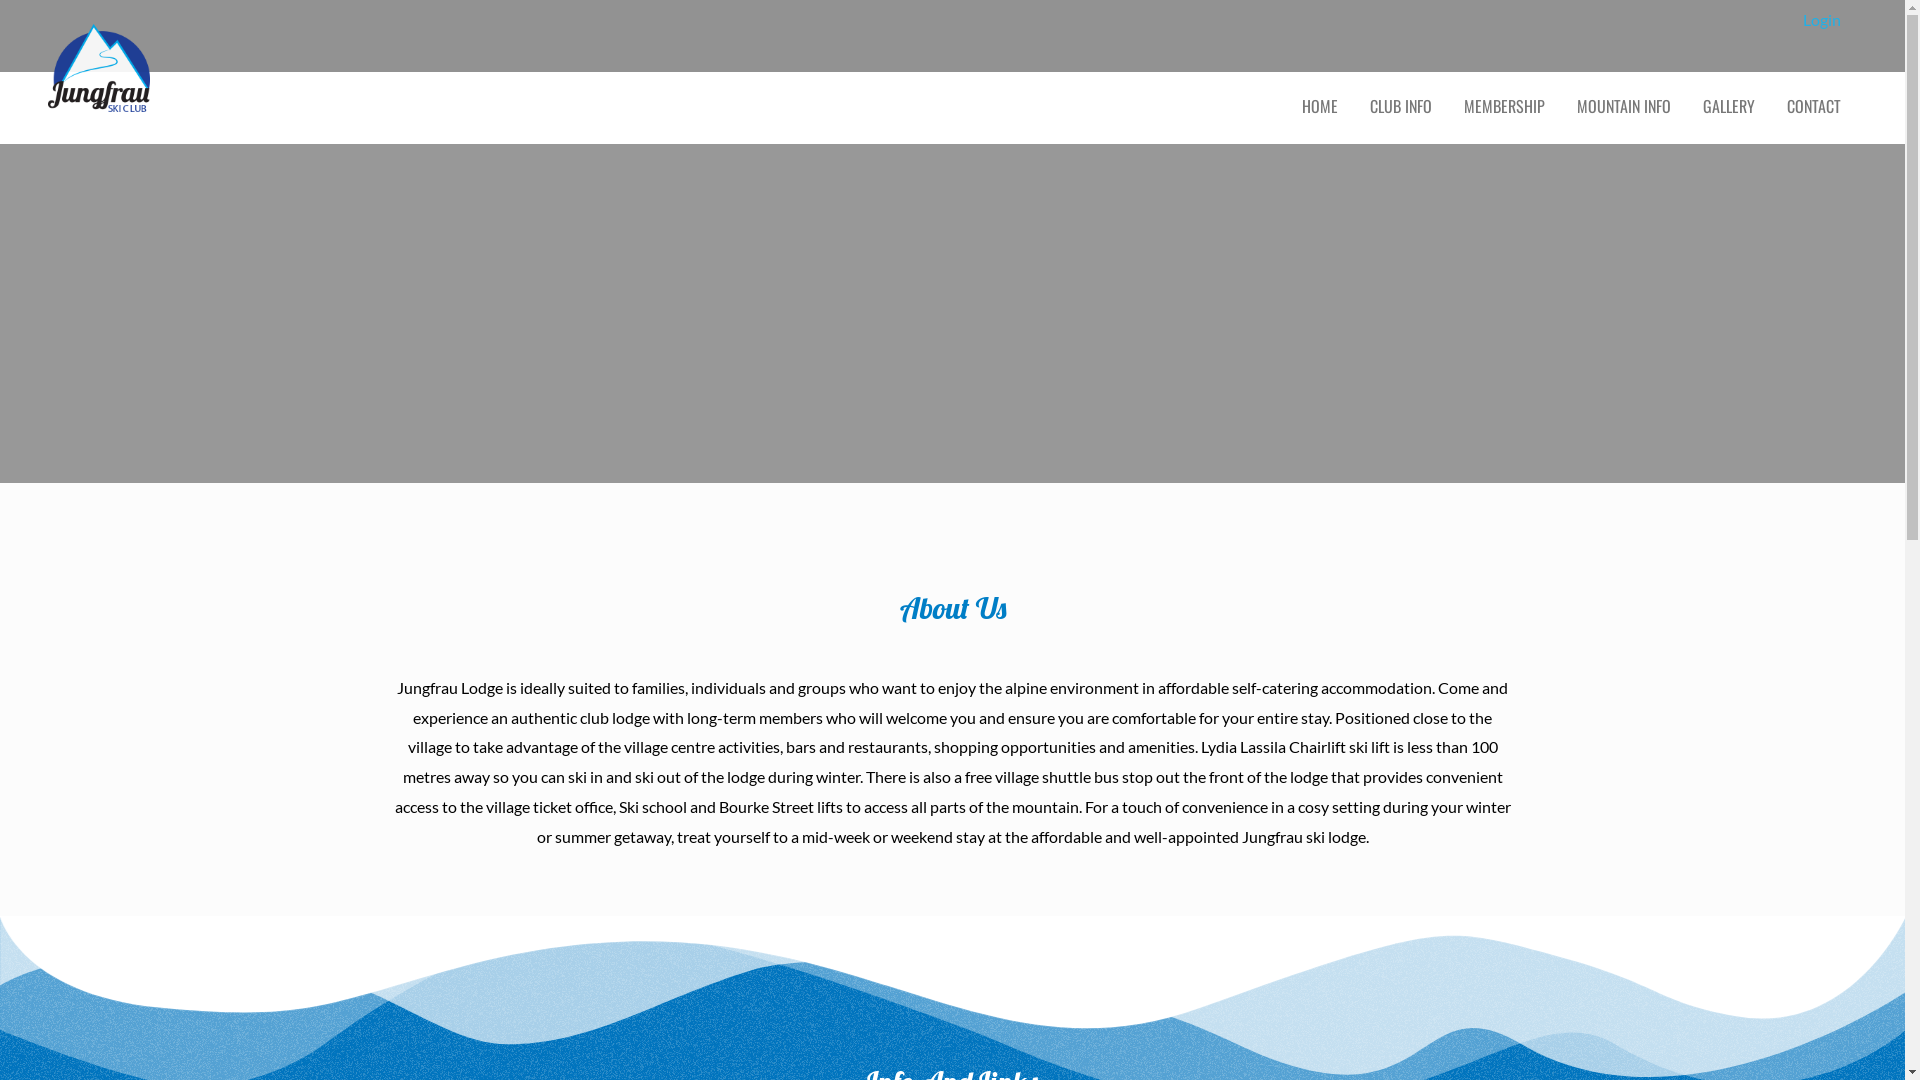 The image size is (1920, 1080). Describe the element at coordinates (1822, 19) in the screenshot. I see `'Login'` at that location.